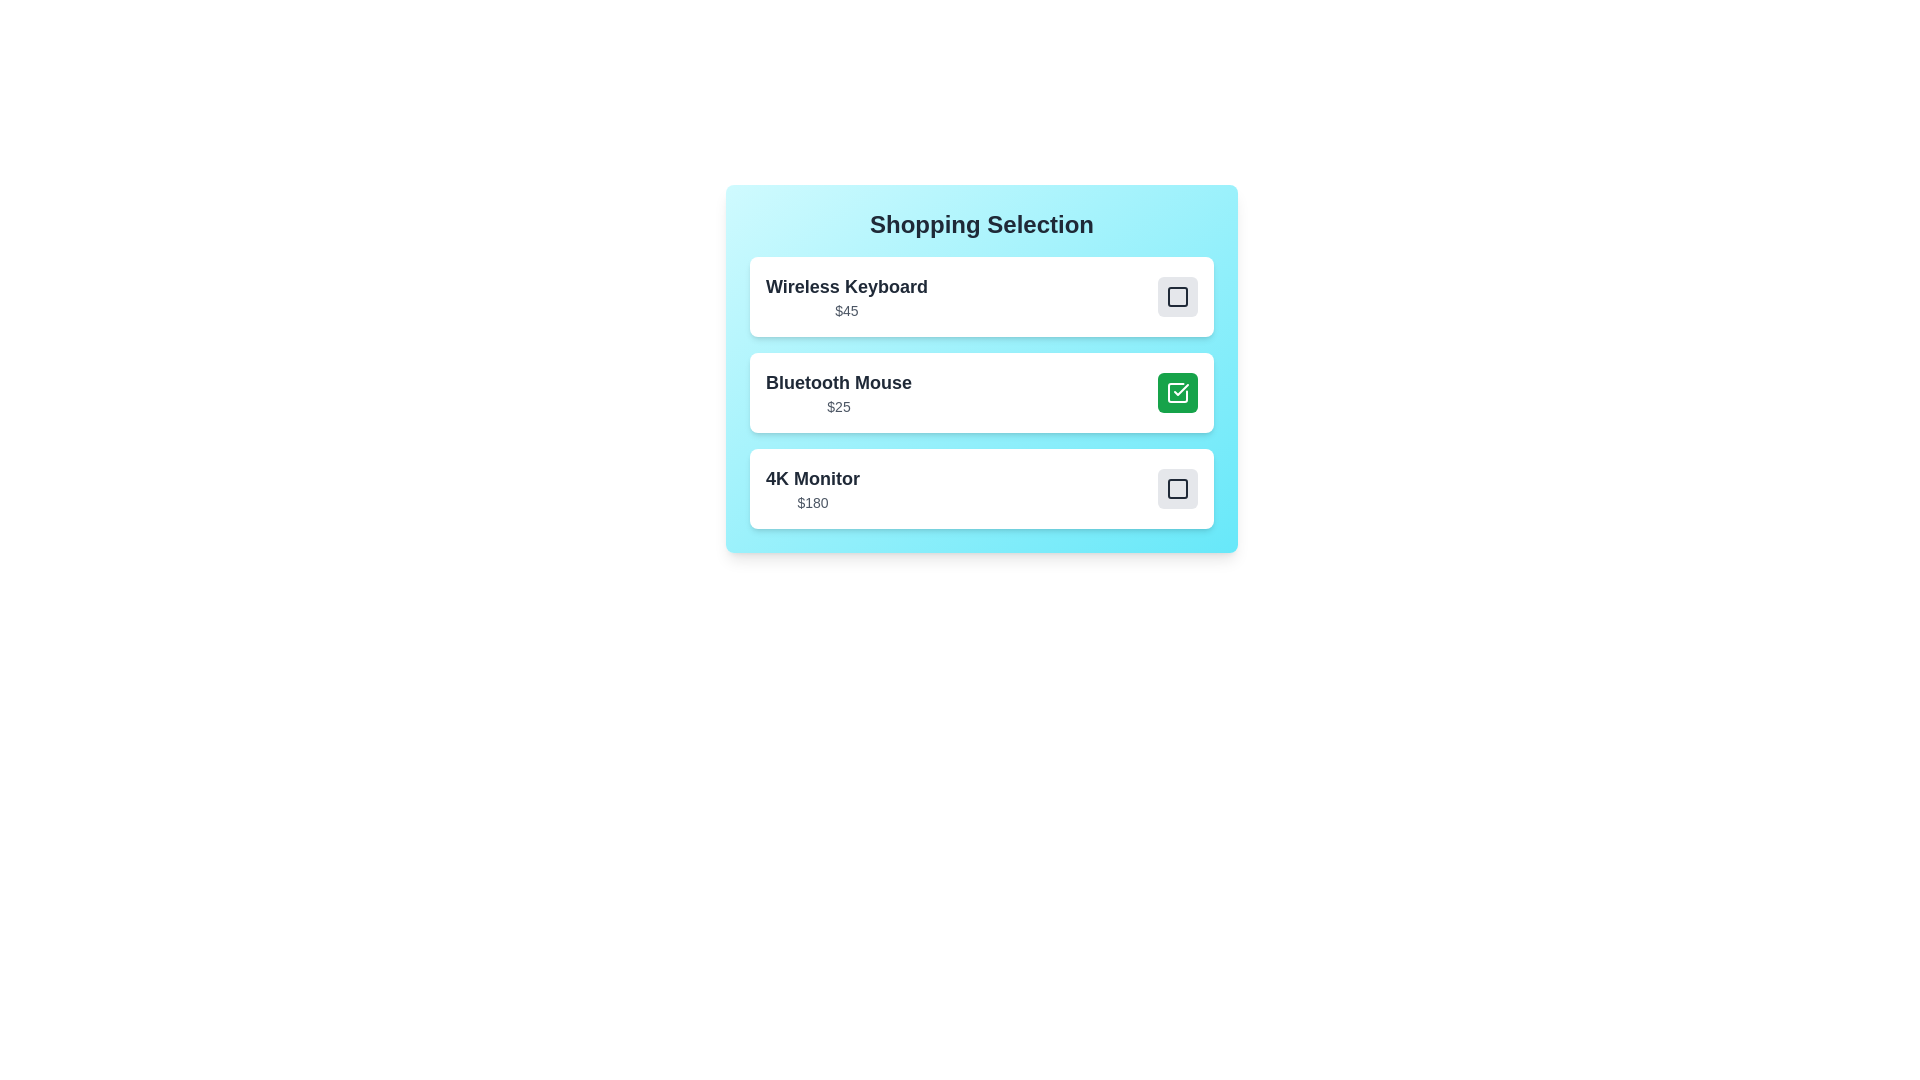 The image size is (1920, 1080). I want to click on the heading component that serves as the title for the list of items, located centrally near the top of the cyan gradient box, so click(982, 224).